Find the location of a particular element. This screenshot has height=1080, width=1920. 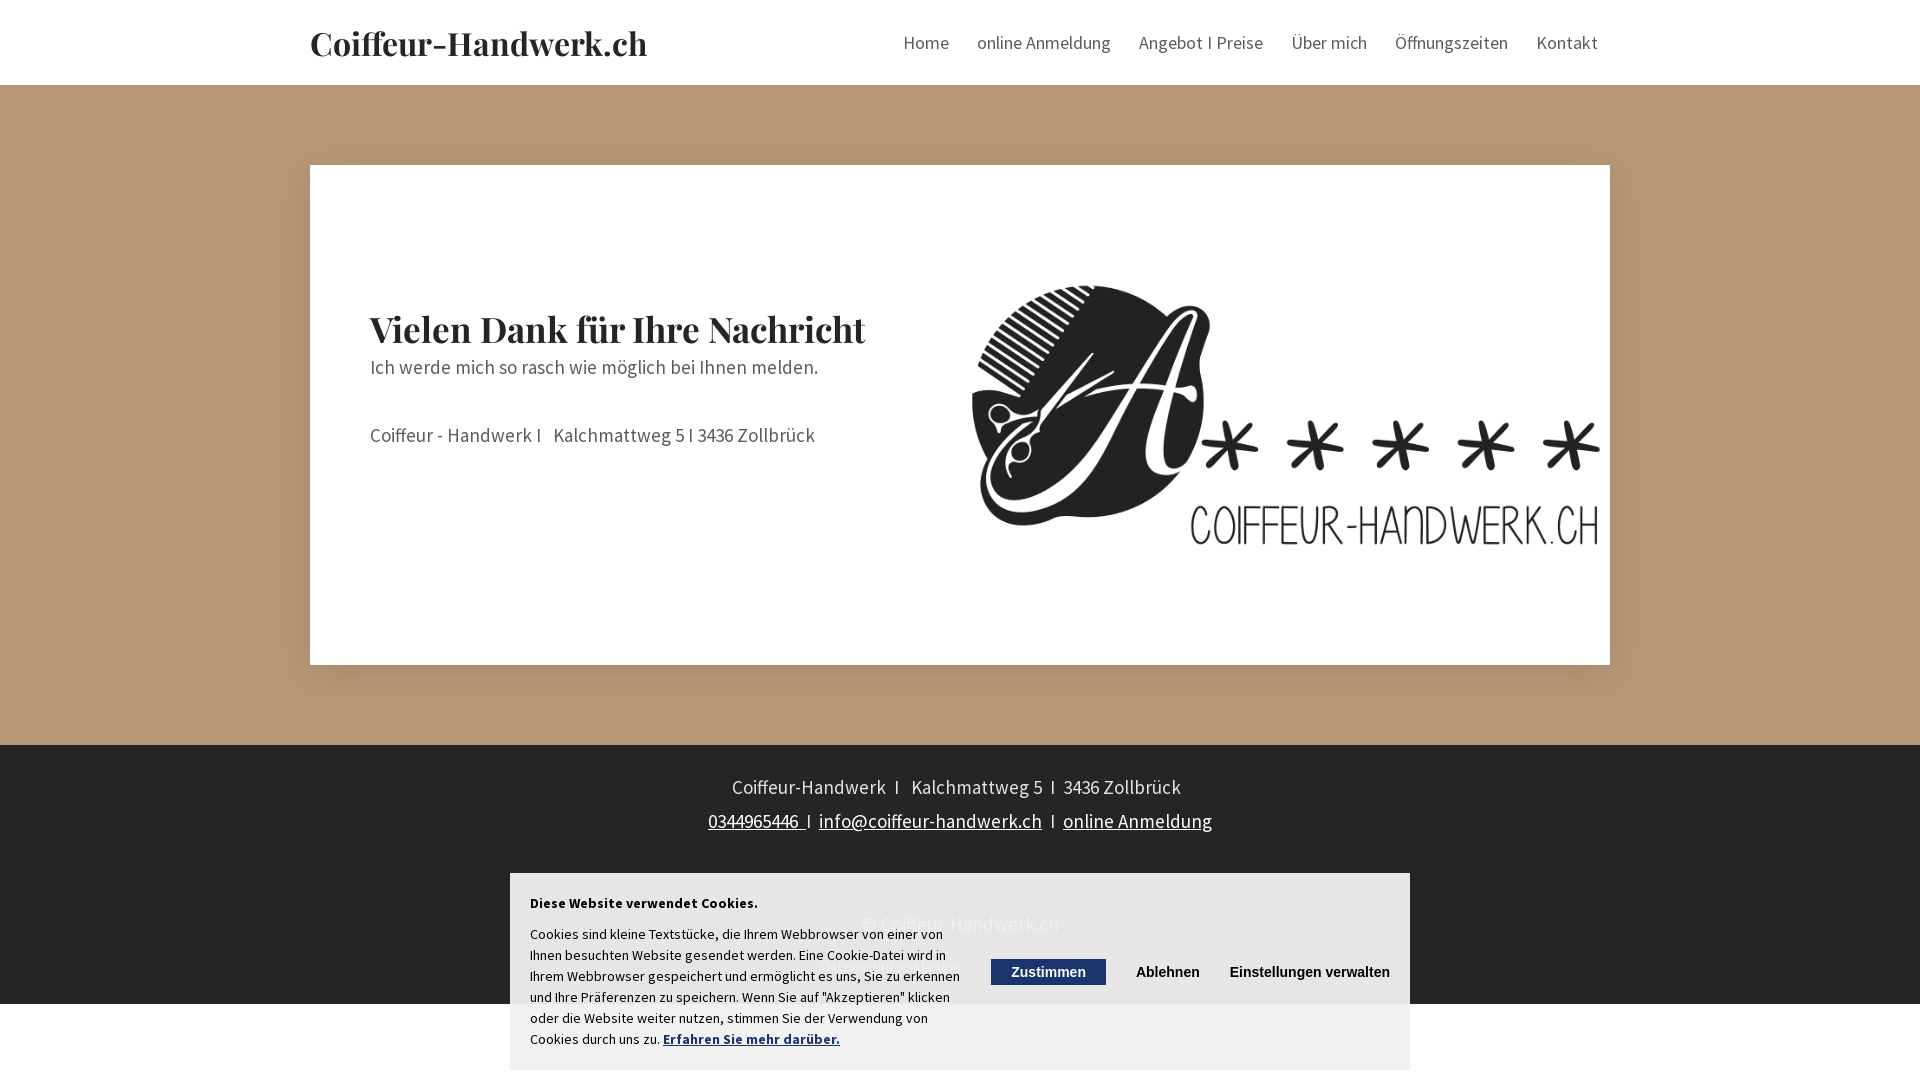

'online Anmeldung' is located at coordinates (1061, 821).